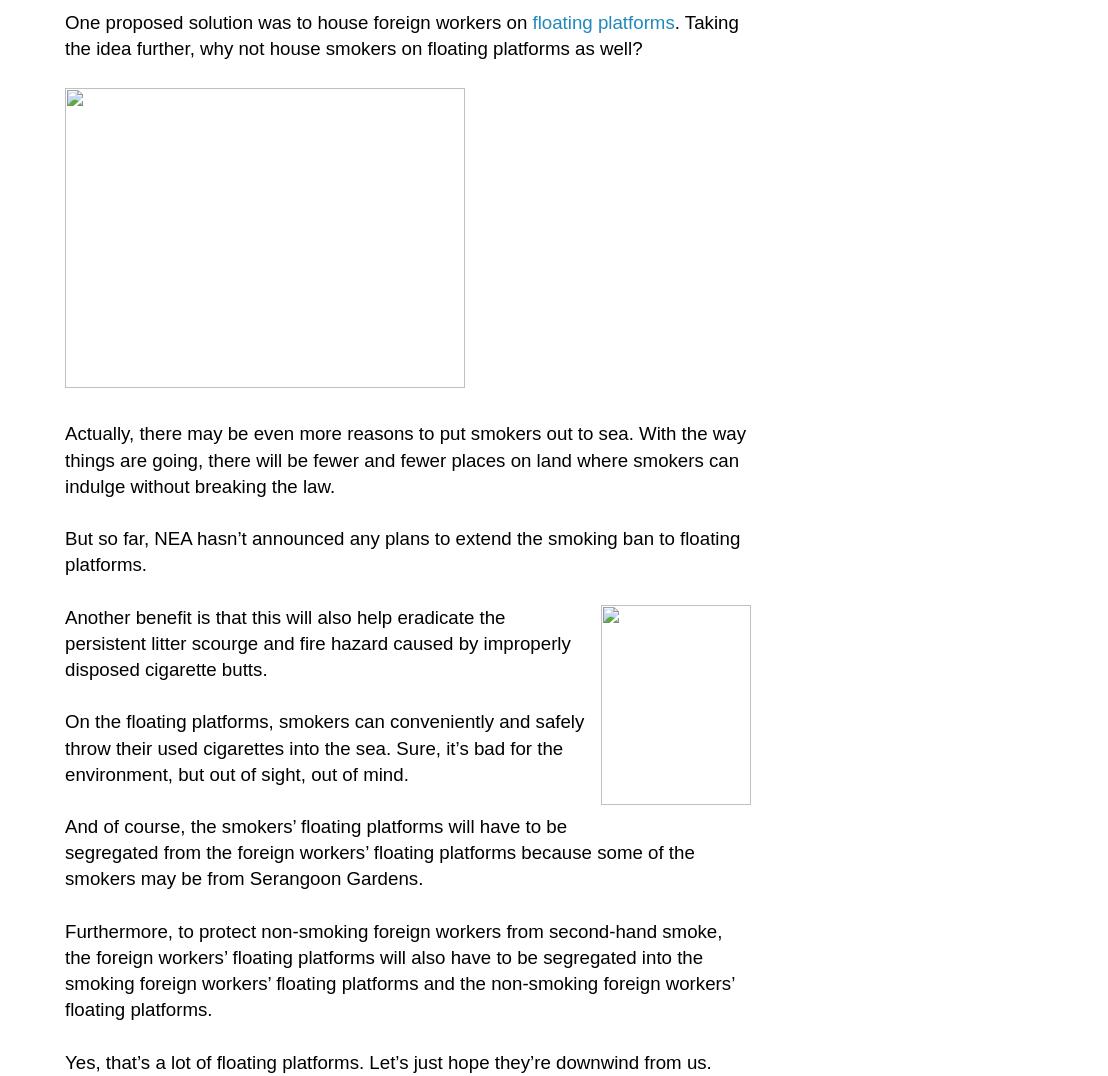 This screenshot has width=1108, height=1076. What do you see at coordinates (402, 550) in the screenshot?
I see `'But so far, NEA hasn’t announced any plans to extend the smoking ban to floating platforms.'` at bounding box center [402, 550].